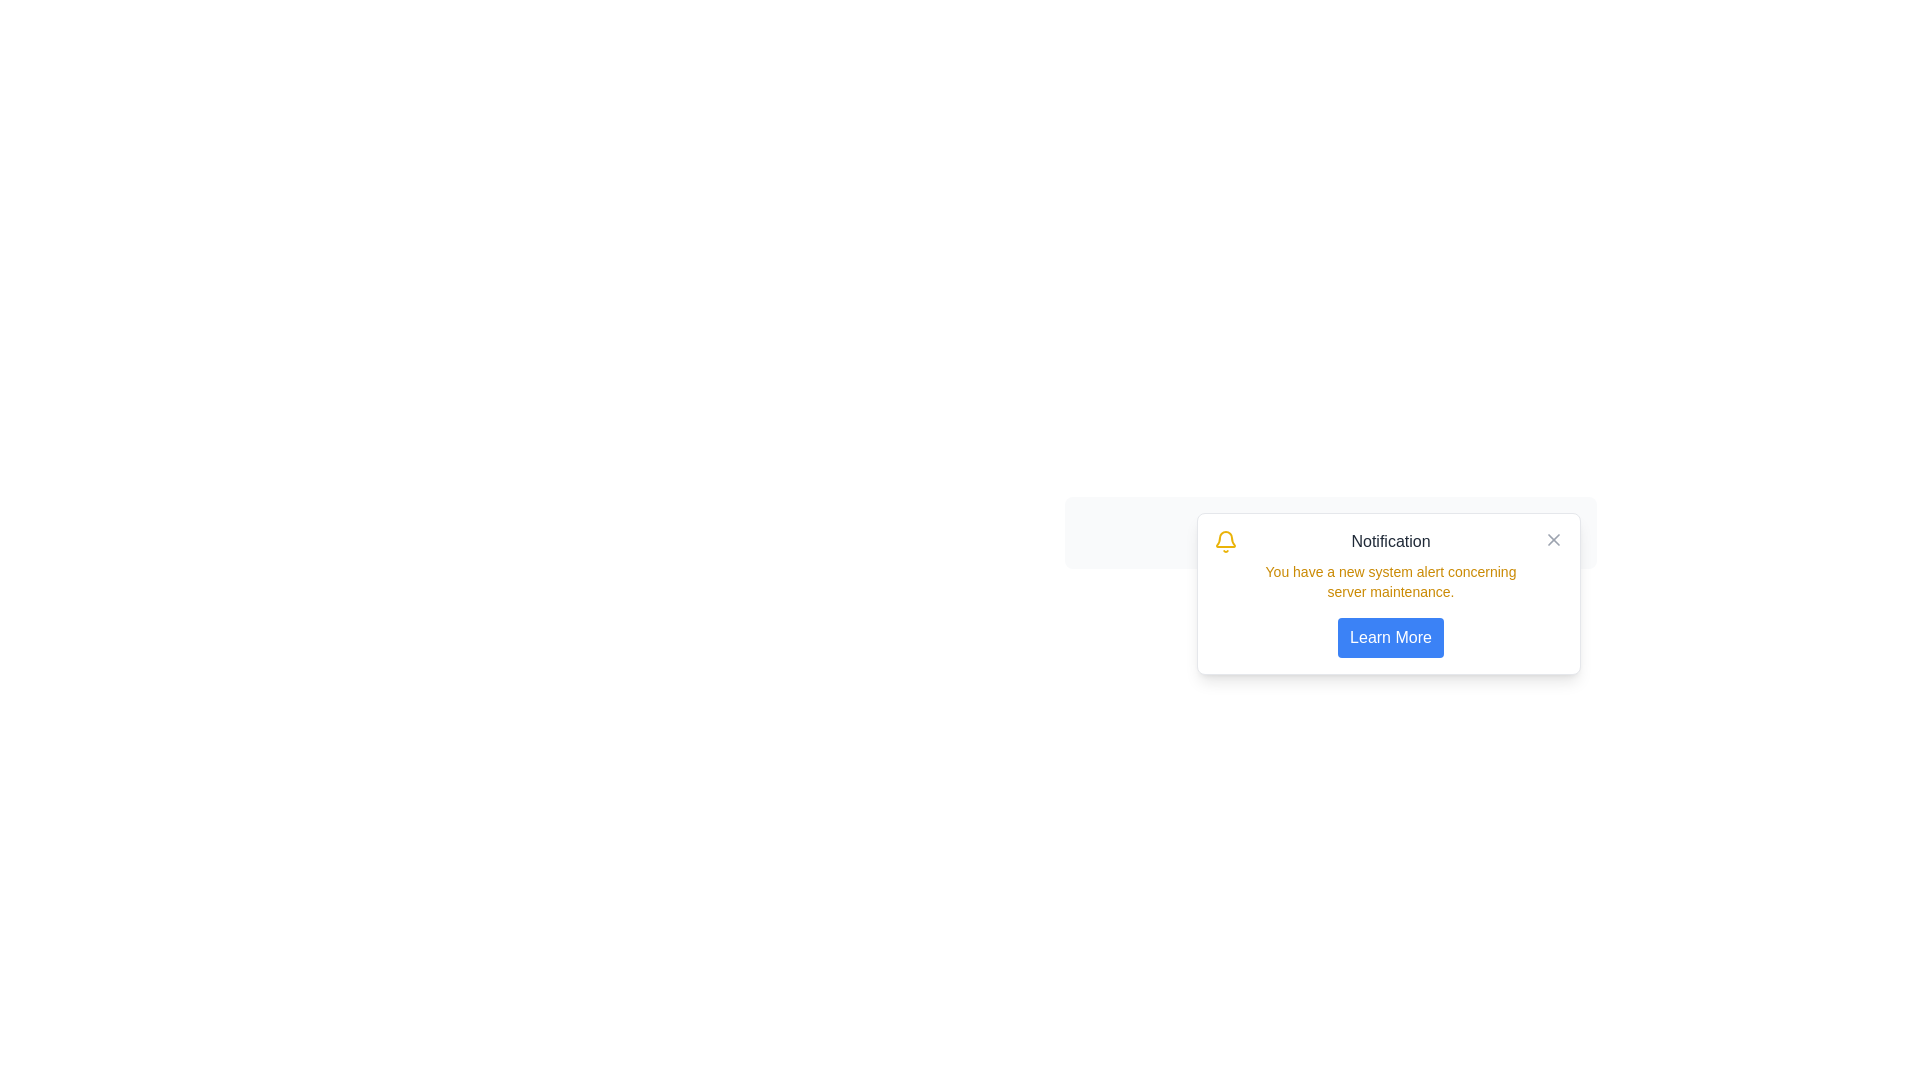 This screenshot has height=1080, width=1920. I want to click on text from the header of the notification card, which is located at the top-left corner and serves as a concise summary of the card's content, so click(1390, 542).